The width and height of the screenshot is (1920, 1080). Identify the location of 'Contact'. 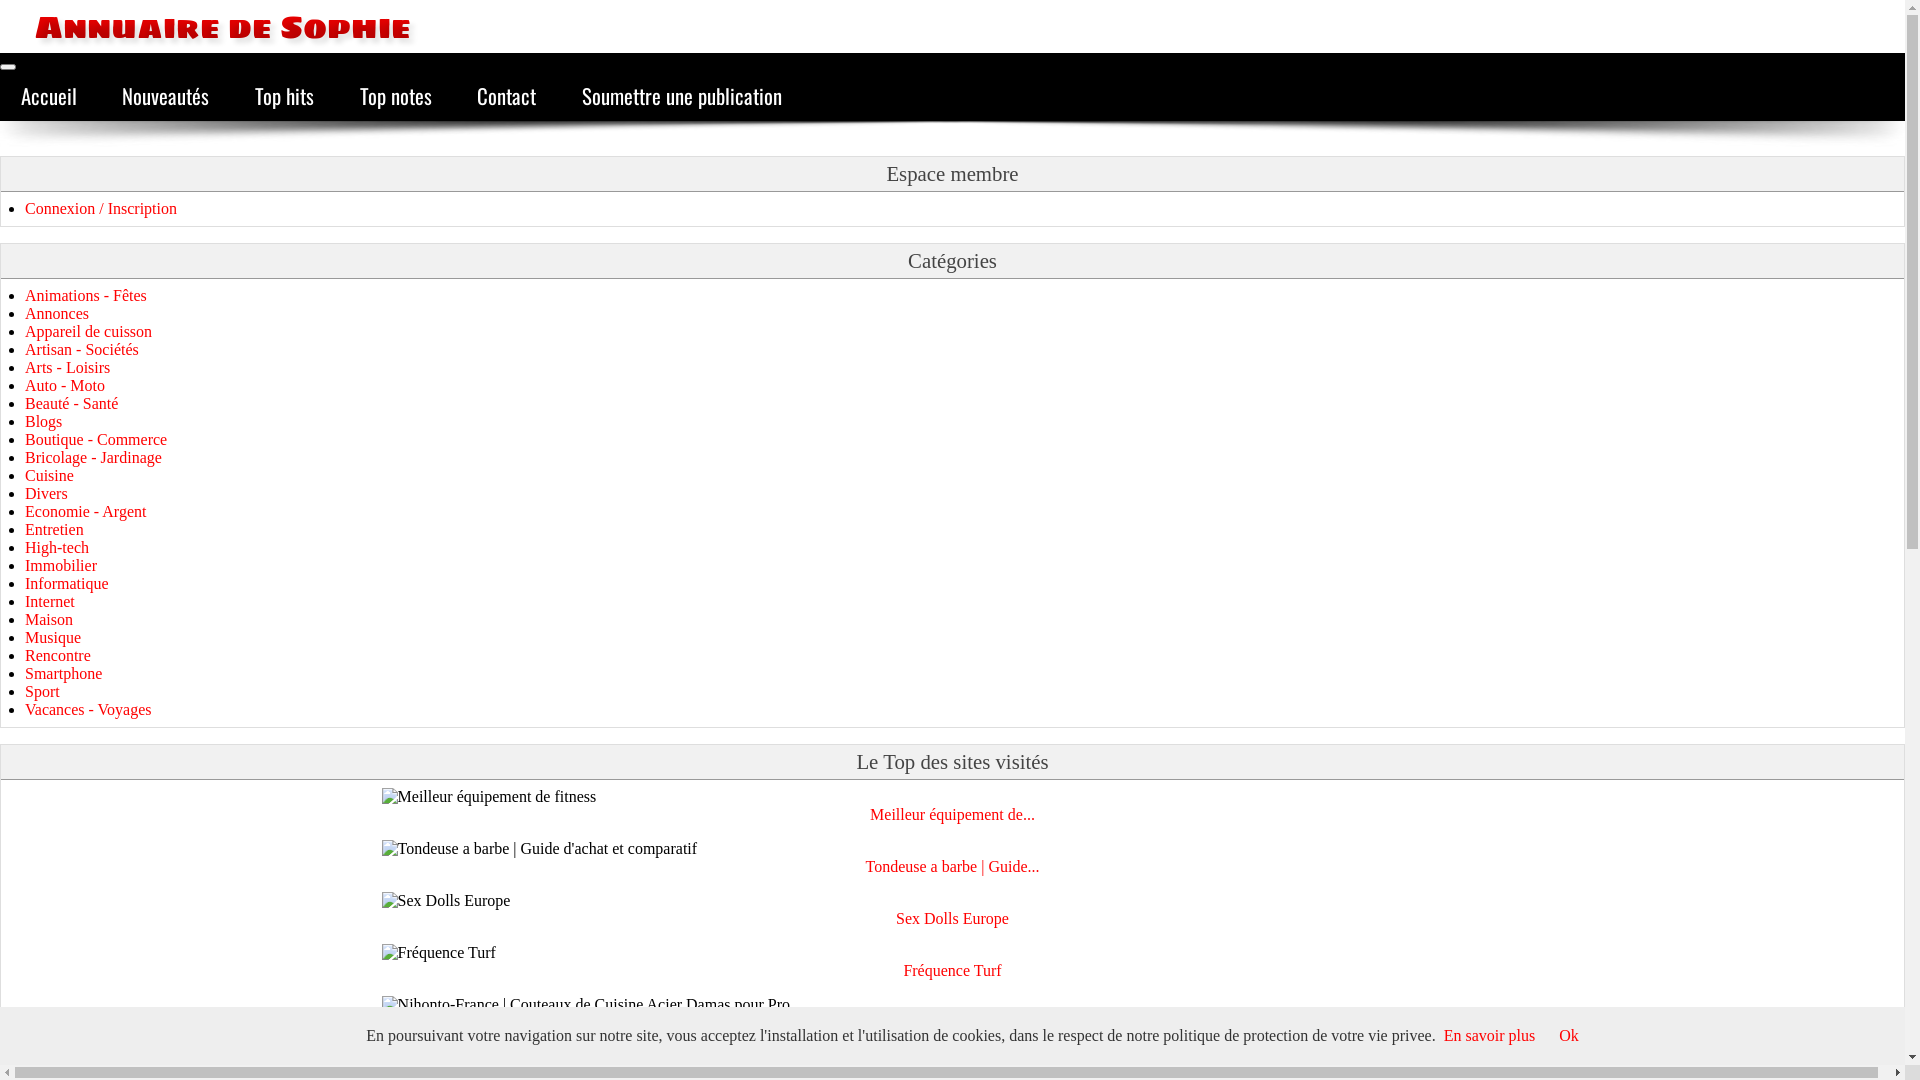
(455, 96).